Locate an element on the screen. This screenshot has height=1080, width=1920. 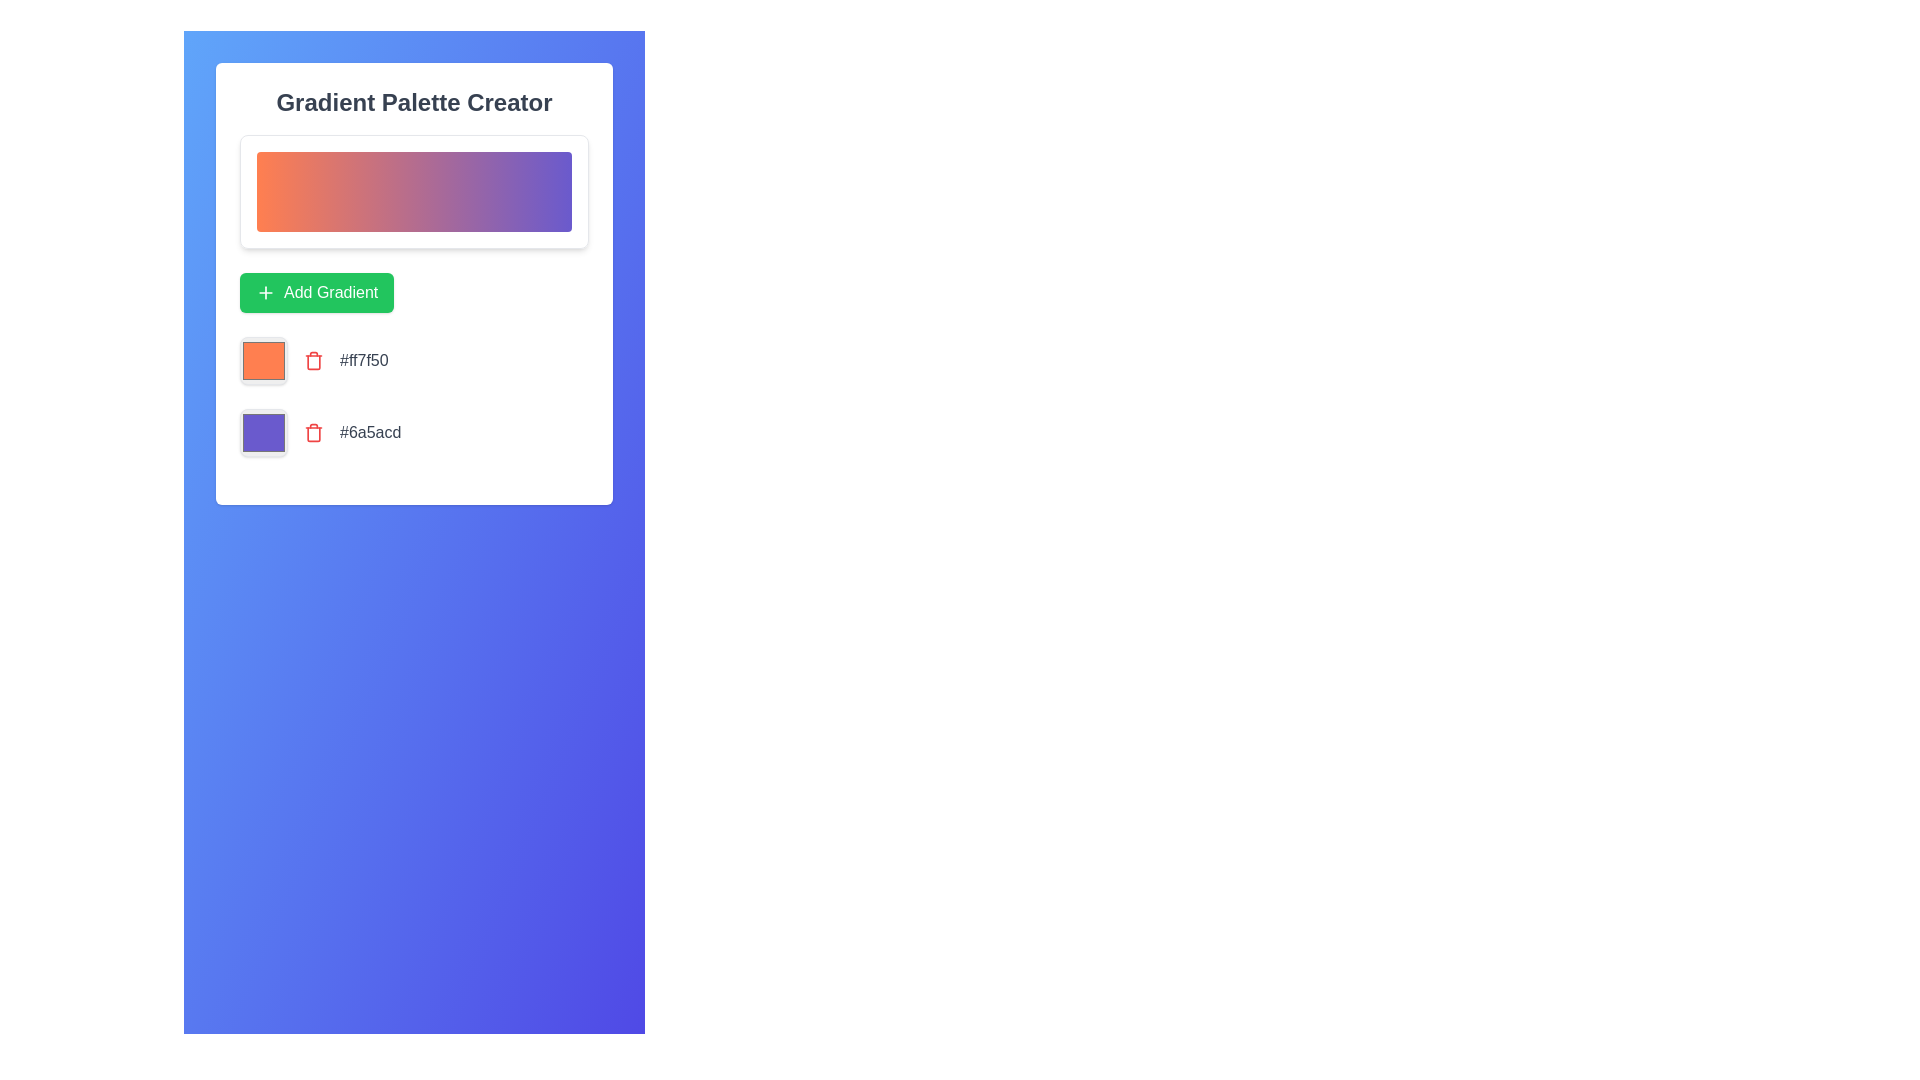
the 'Add Gradient' button is located at coordinates (413, 293).